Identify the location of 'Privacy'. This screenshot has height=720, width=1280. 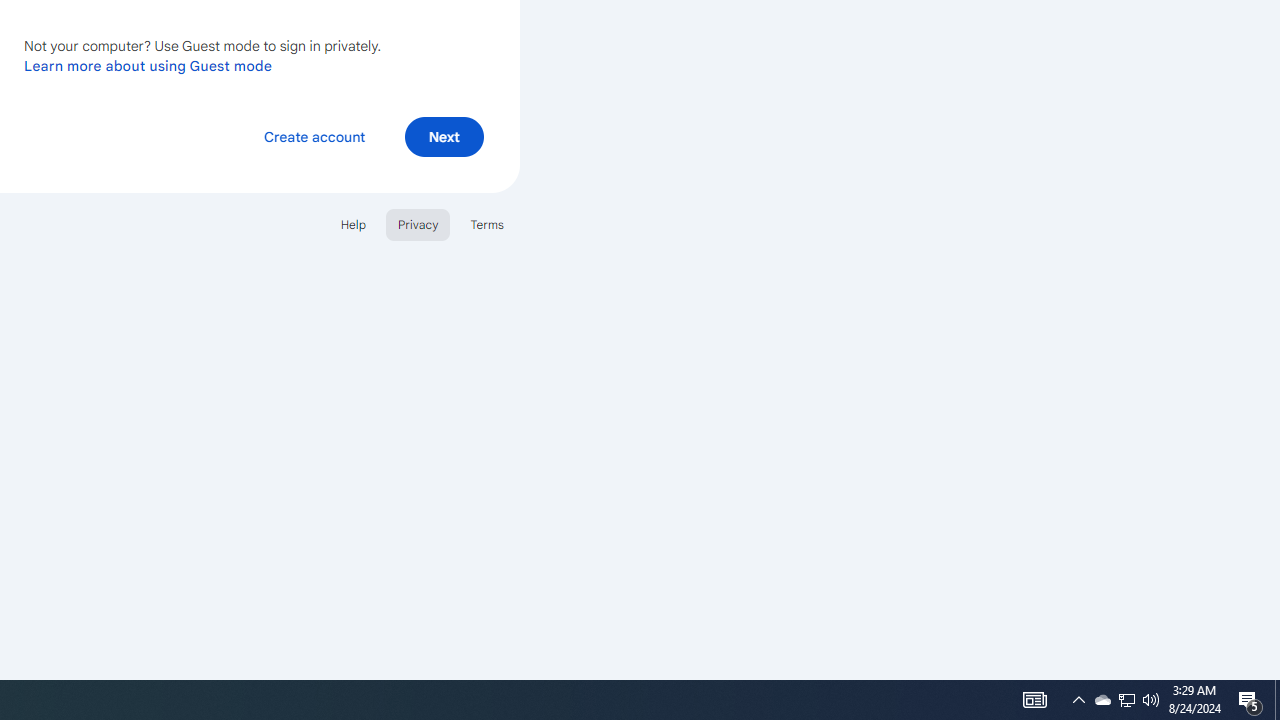
(416, 224).